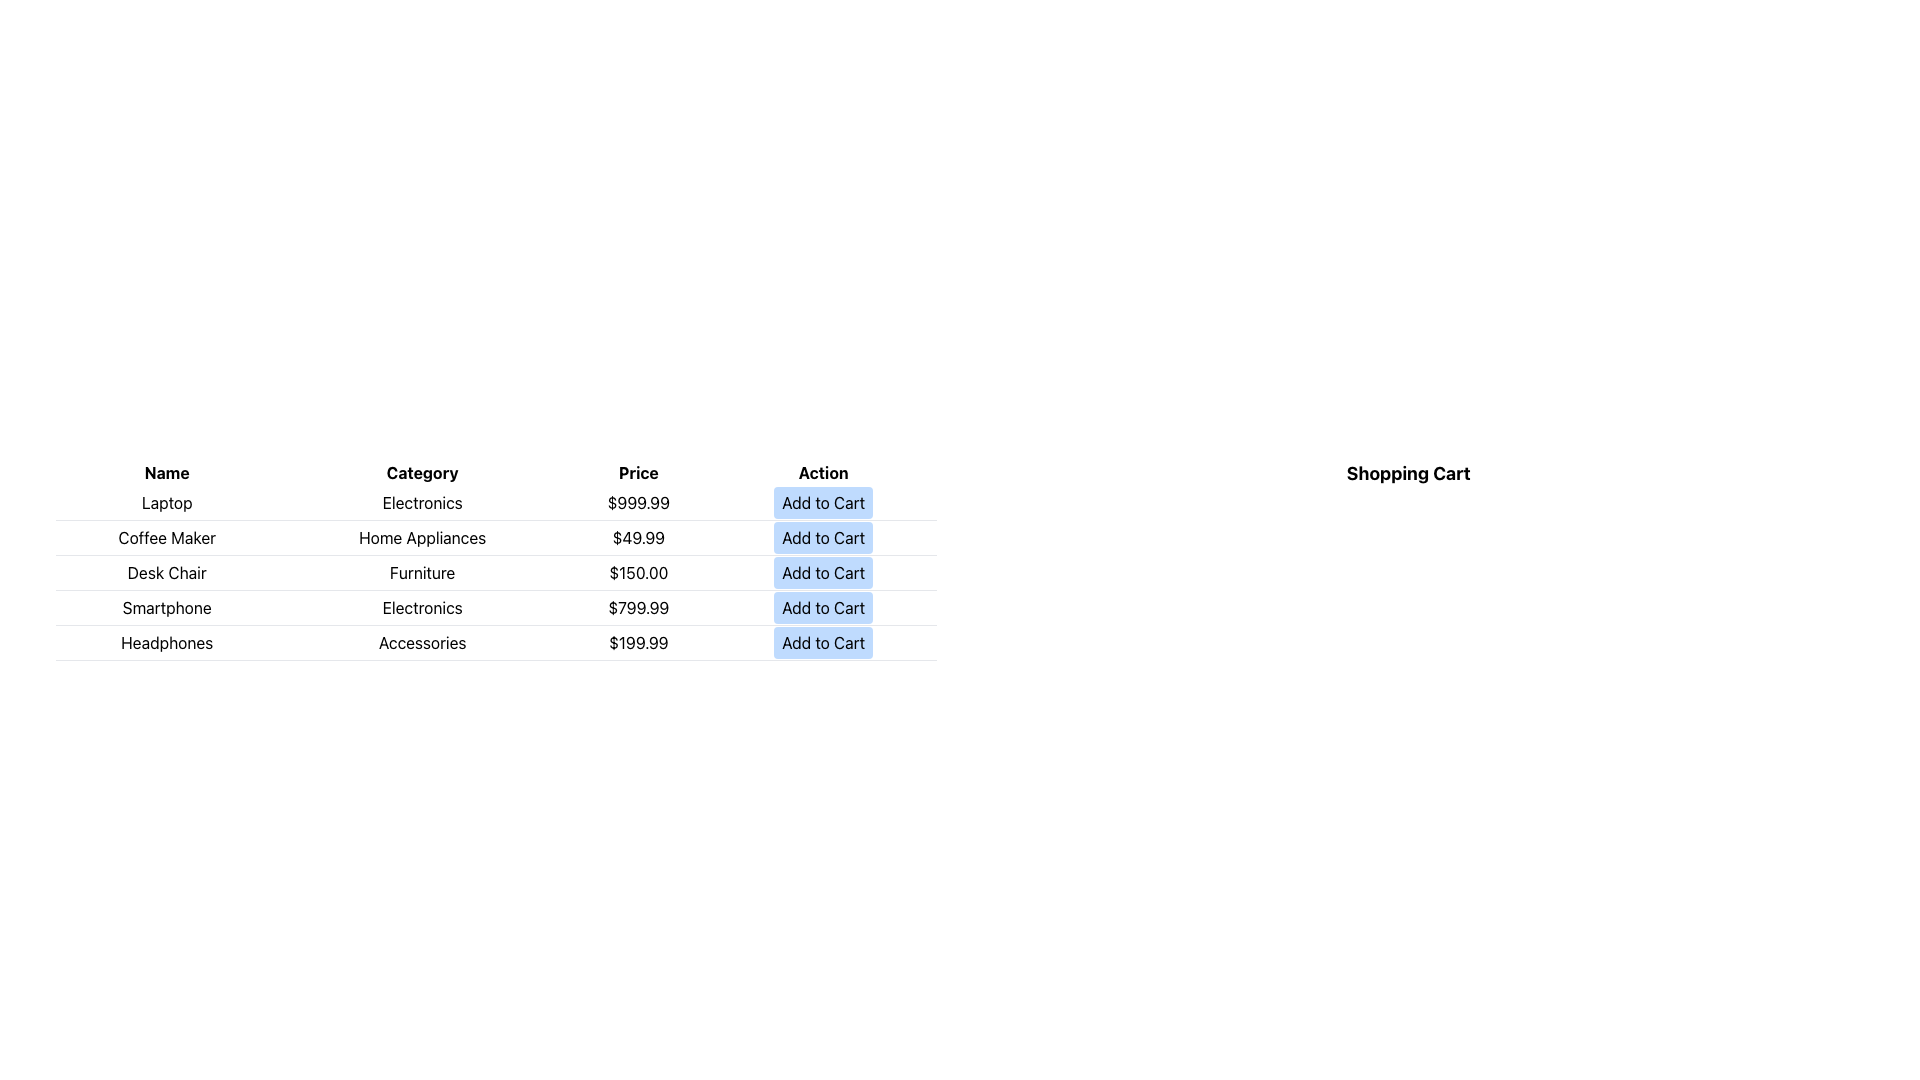  Describe the element at coordinates (496, 536) in the screenshot. I see `the second row of the product summary table for the Coffee Maker, which includes its category, price, and add to cart button` at that location.